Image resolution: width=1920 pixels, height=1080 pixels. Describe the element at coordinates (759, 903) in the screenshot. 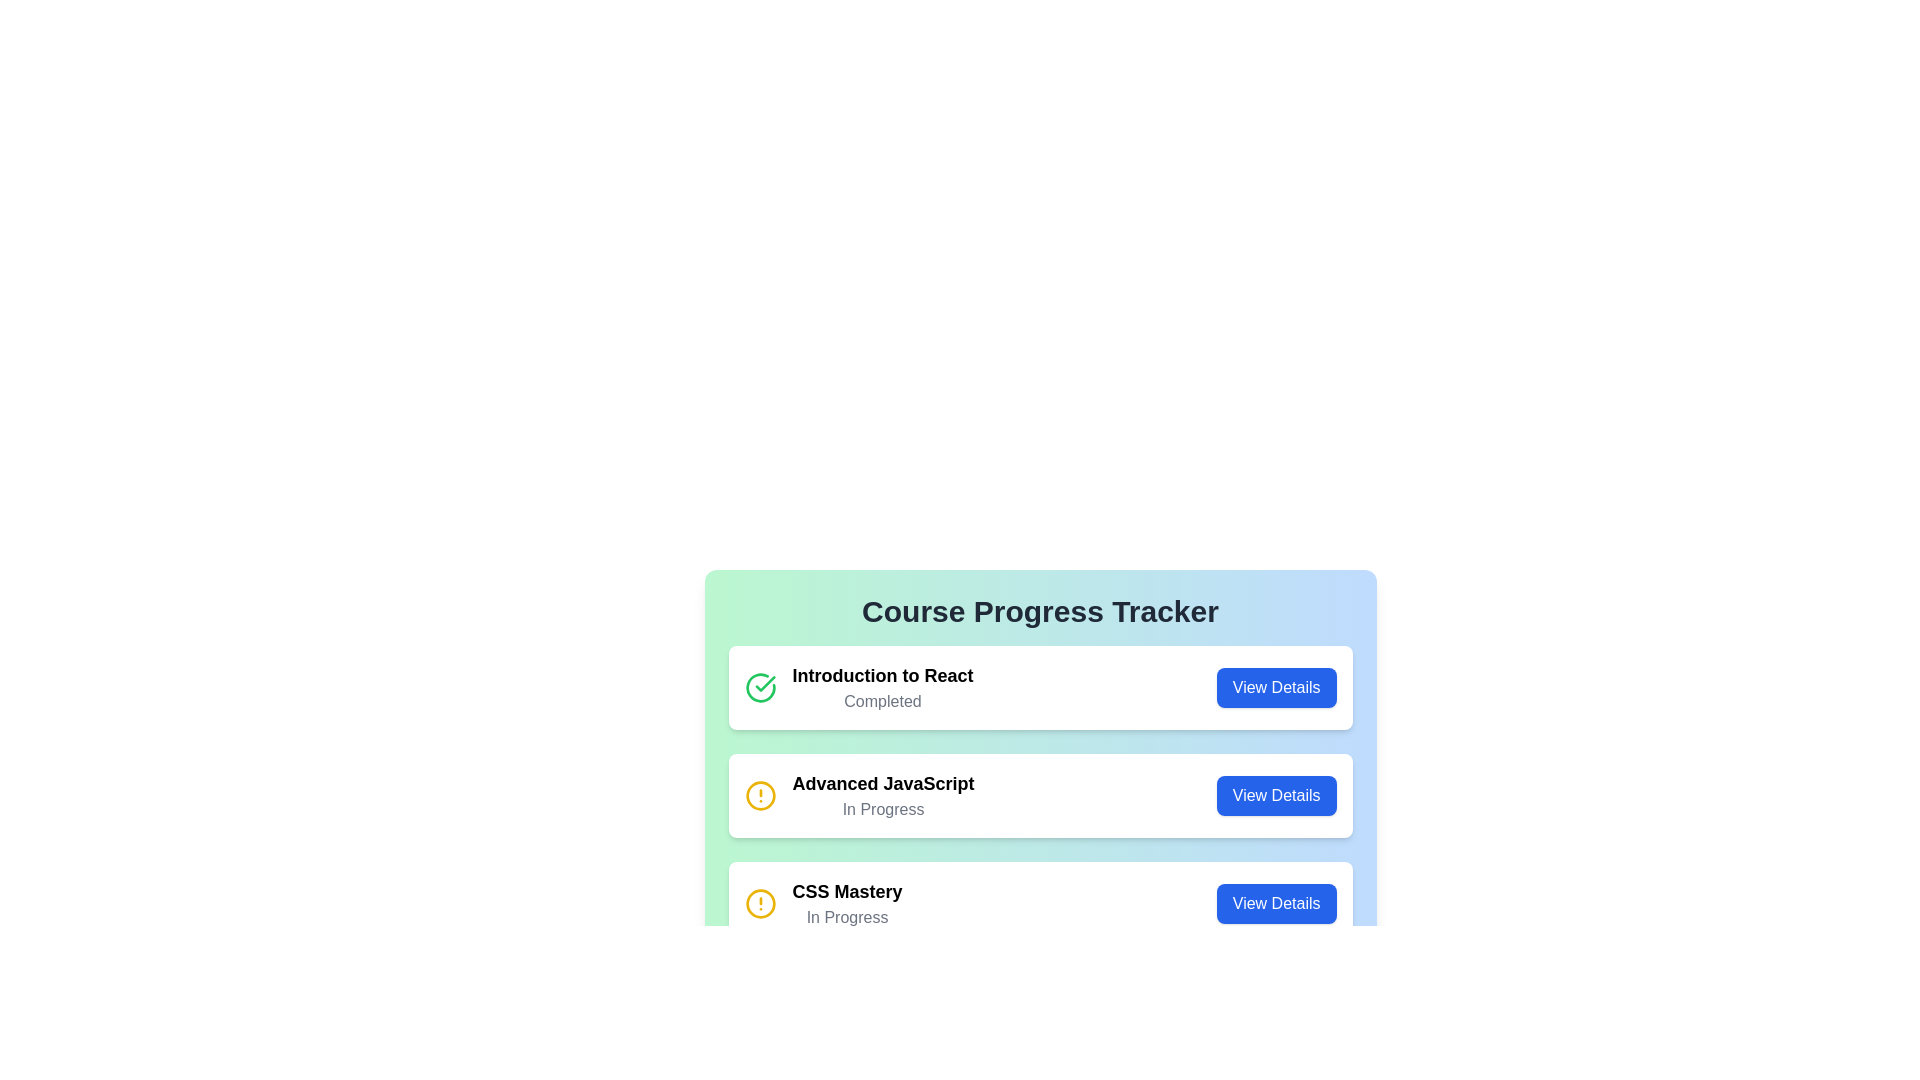

I see `the status indicator icon for the 'CSS Mastery' course progress row, which represents a warning or alert and is located to the left of the title text 'CSS Mastery'` at that location.